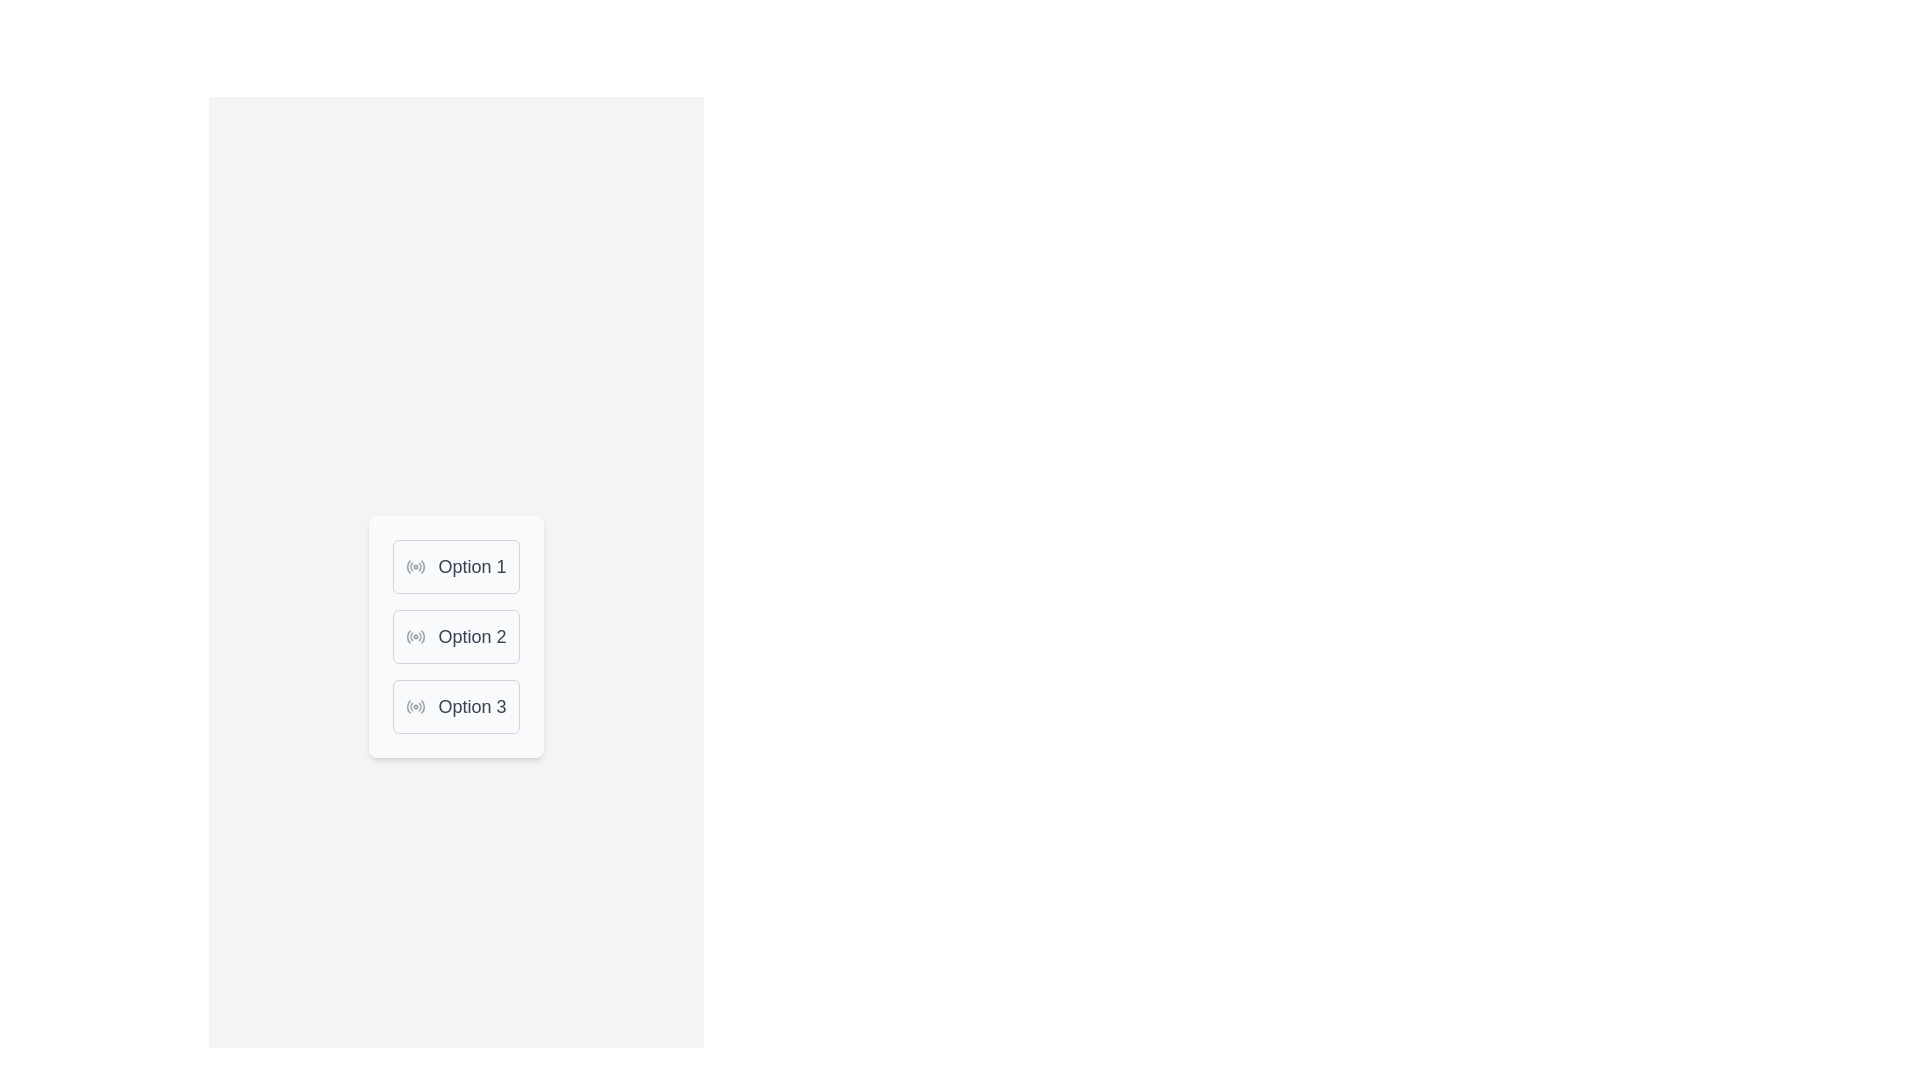  What do you see at coordinates (408, 567) in the screenshot?
I see `the innermost arc of the concentric arcs icon located to the left of the text 'Option 1' in the list item component` at bounding box center [408, 567].